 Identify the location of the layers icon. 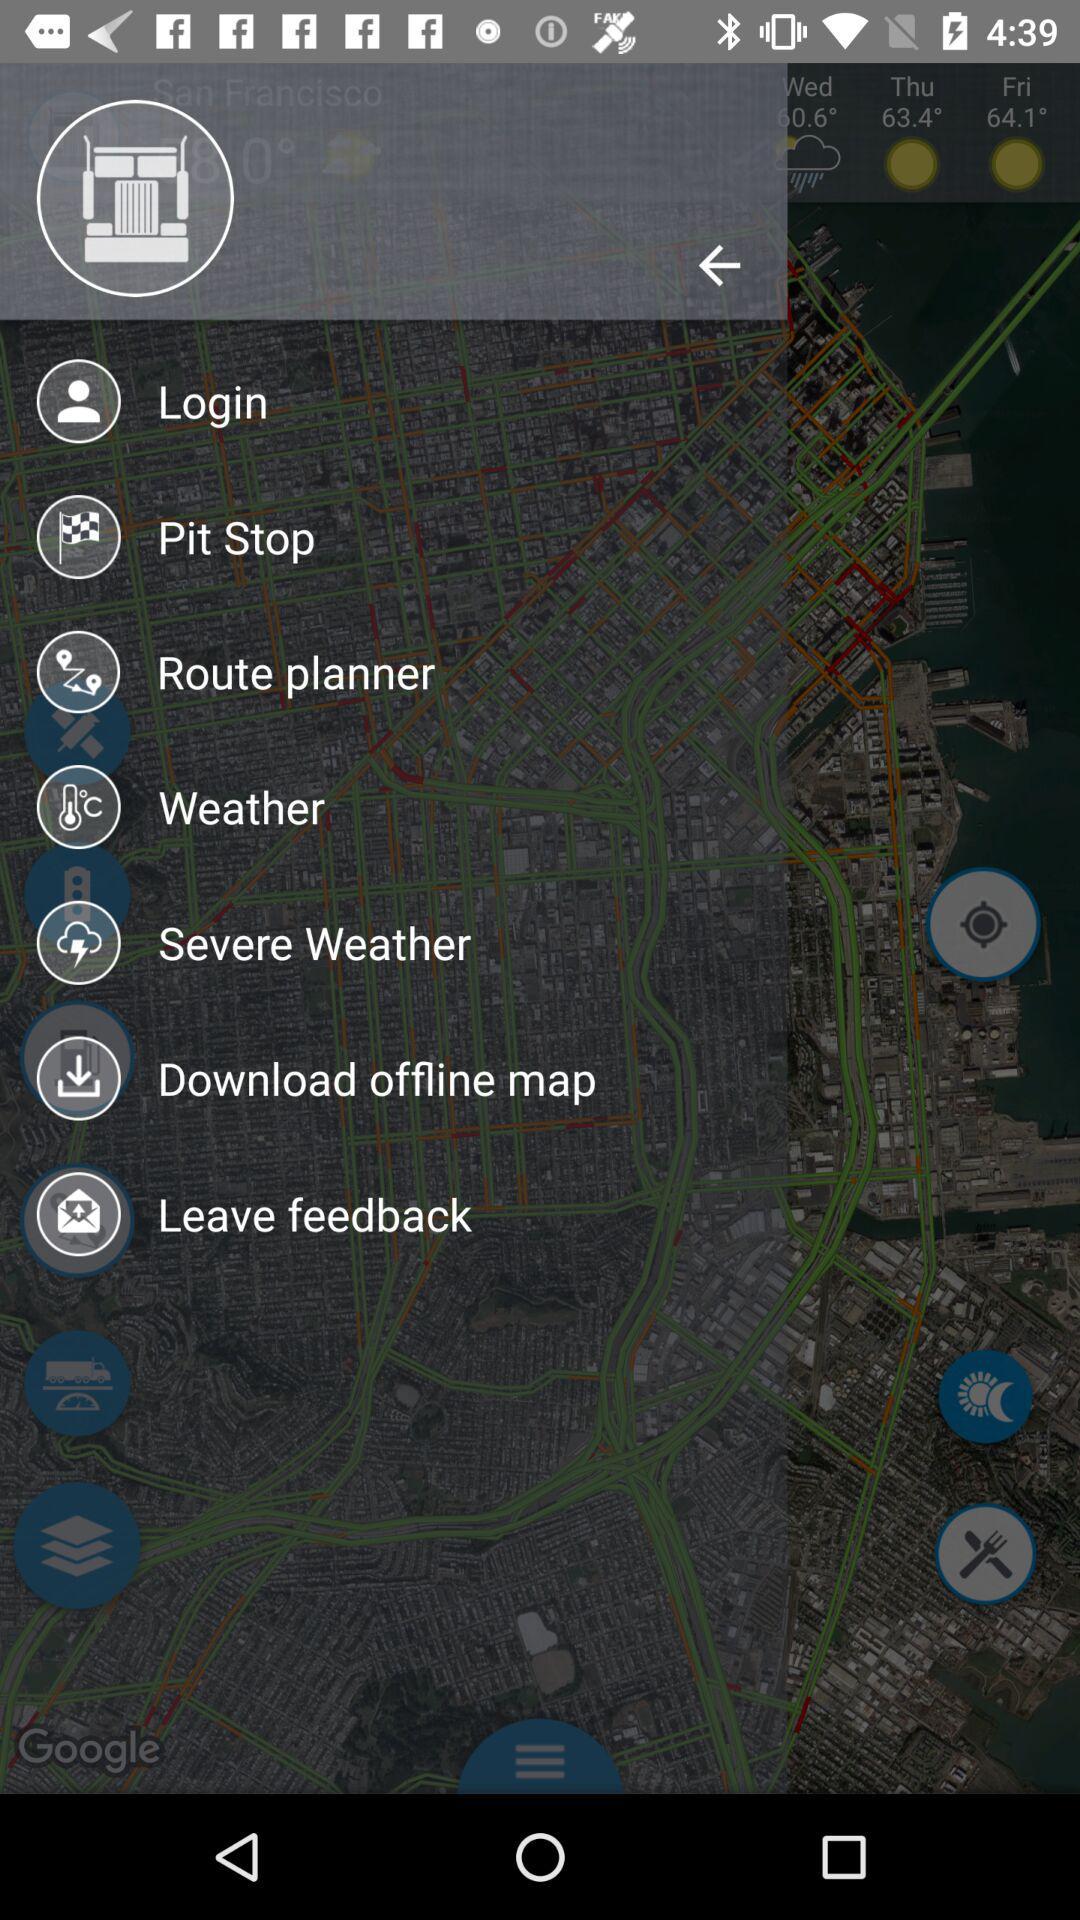
(75, 1548).